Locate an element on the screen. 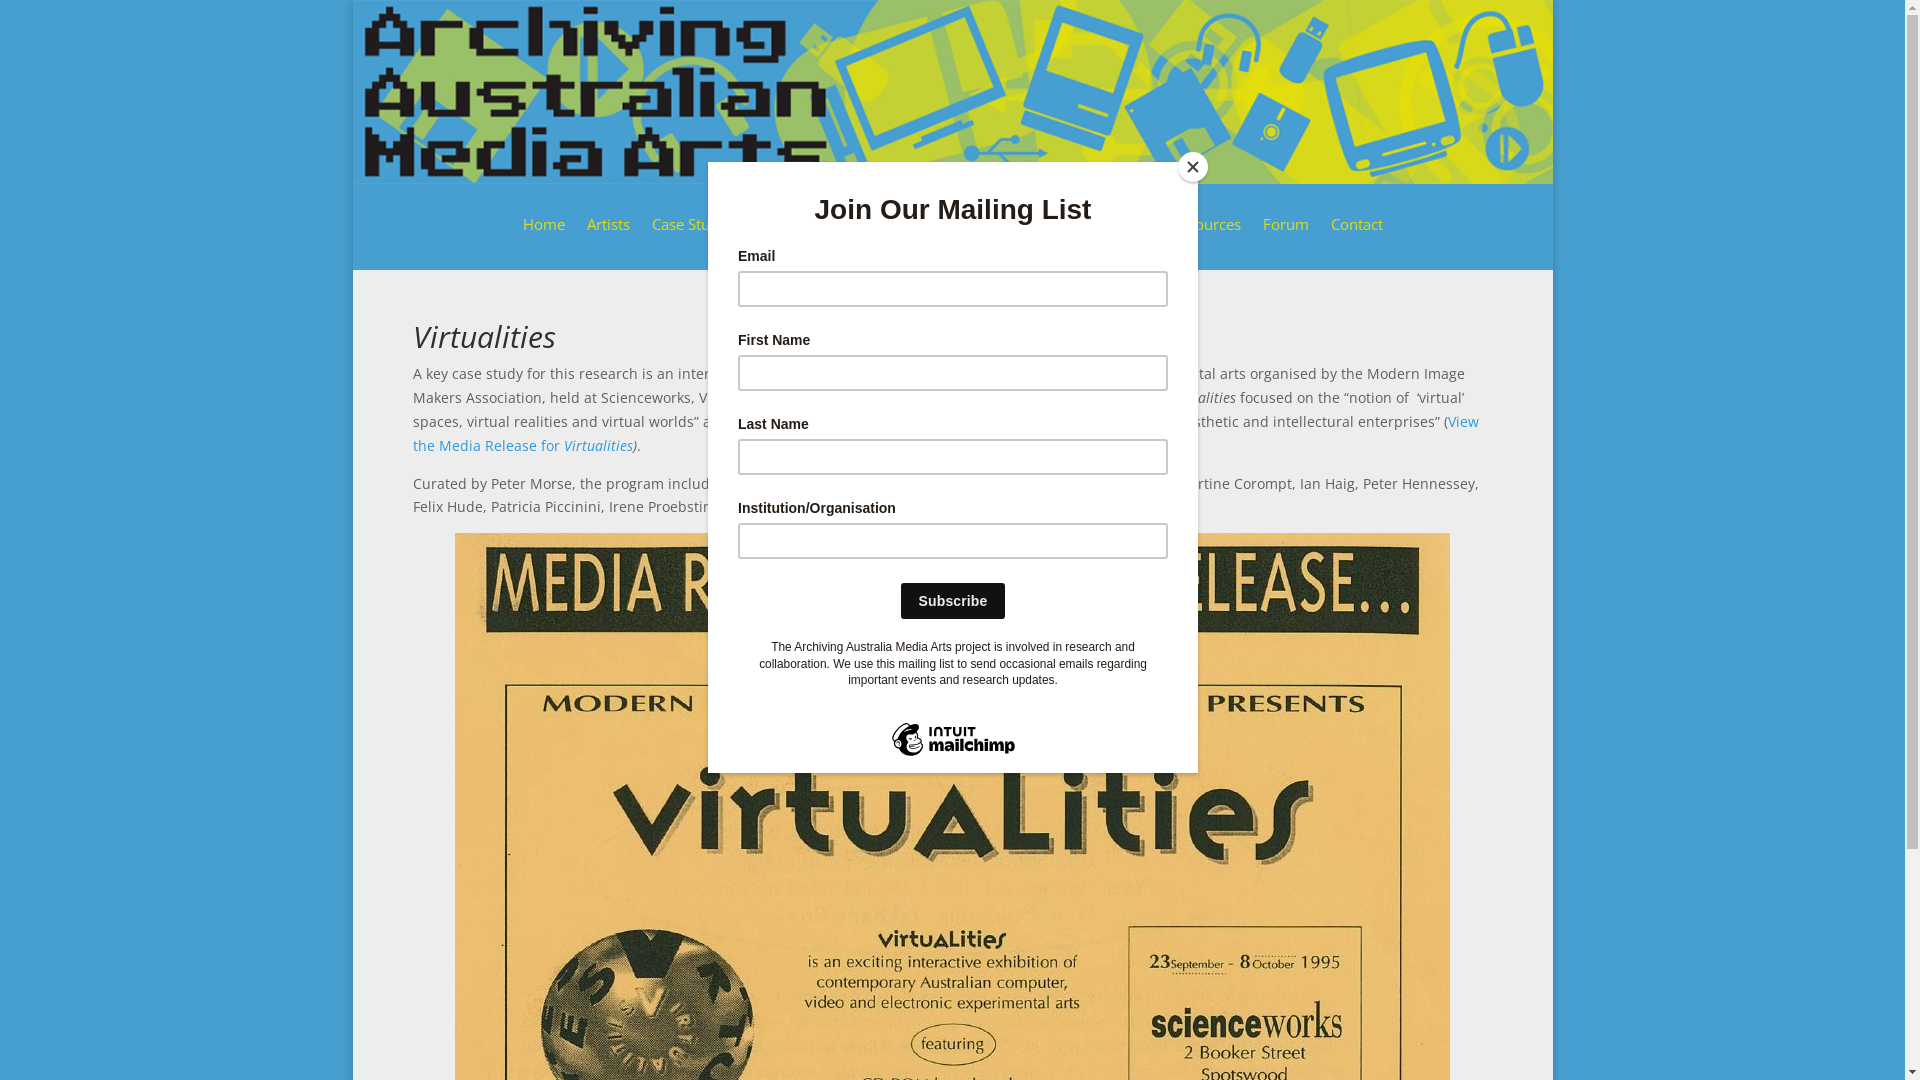  'View the Media Release for Virtualities' is located at coordinates (944, 432).